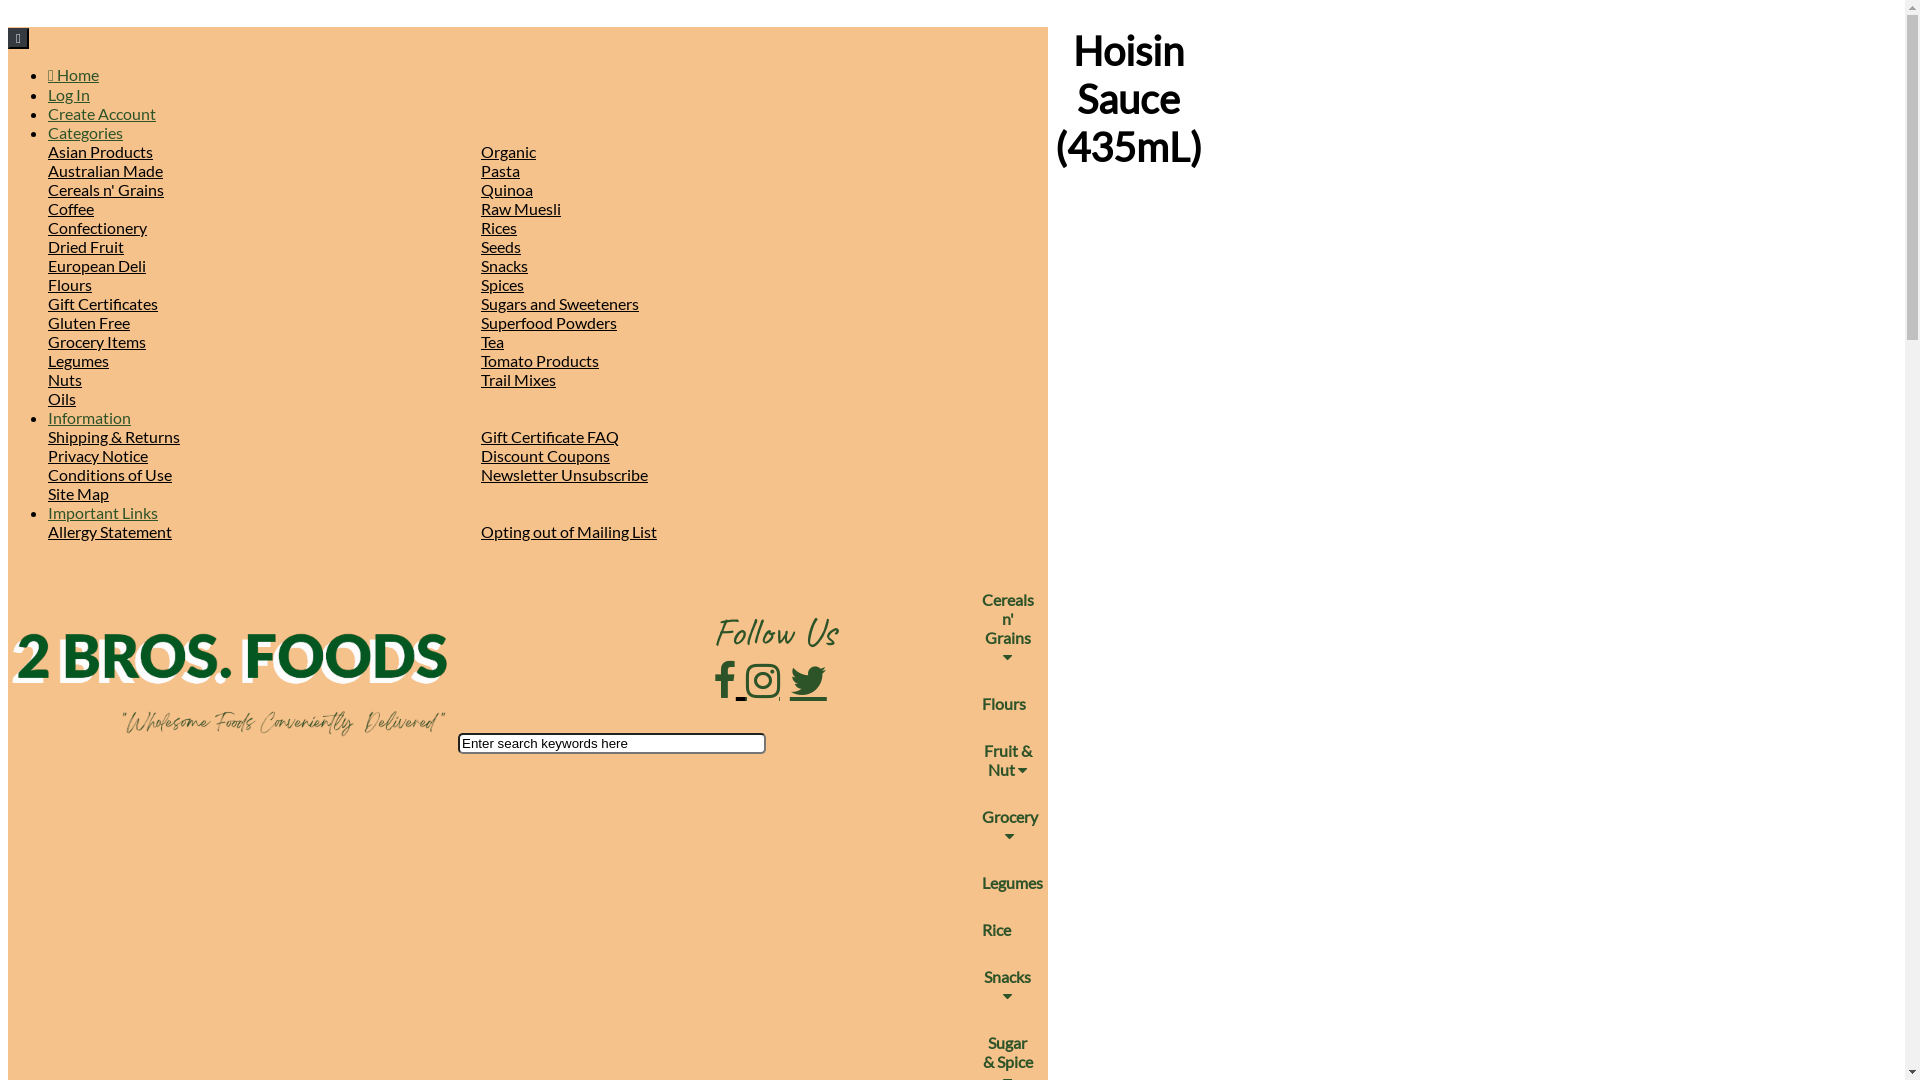 The height and width of the screenshot is (1080, 1920). I want to click on 'Discount Coupons', so click(545, 455).